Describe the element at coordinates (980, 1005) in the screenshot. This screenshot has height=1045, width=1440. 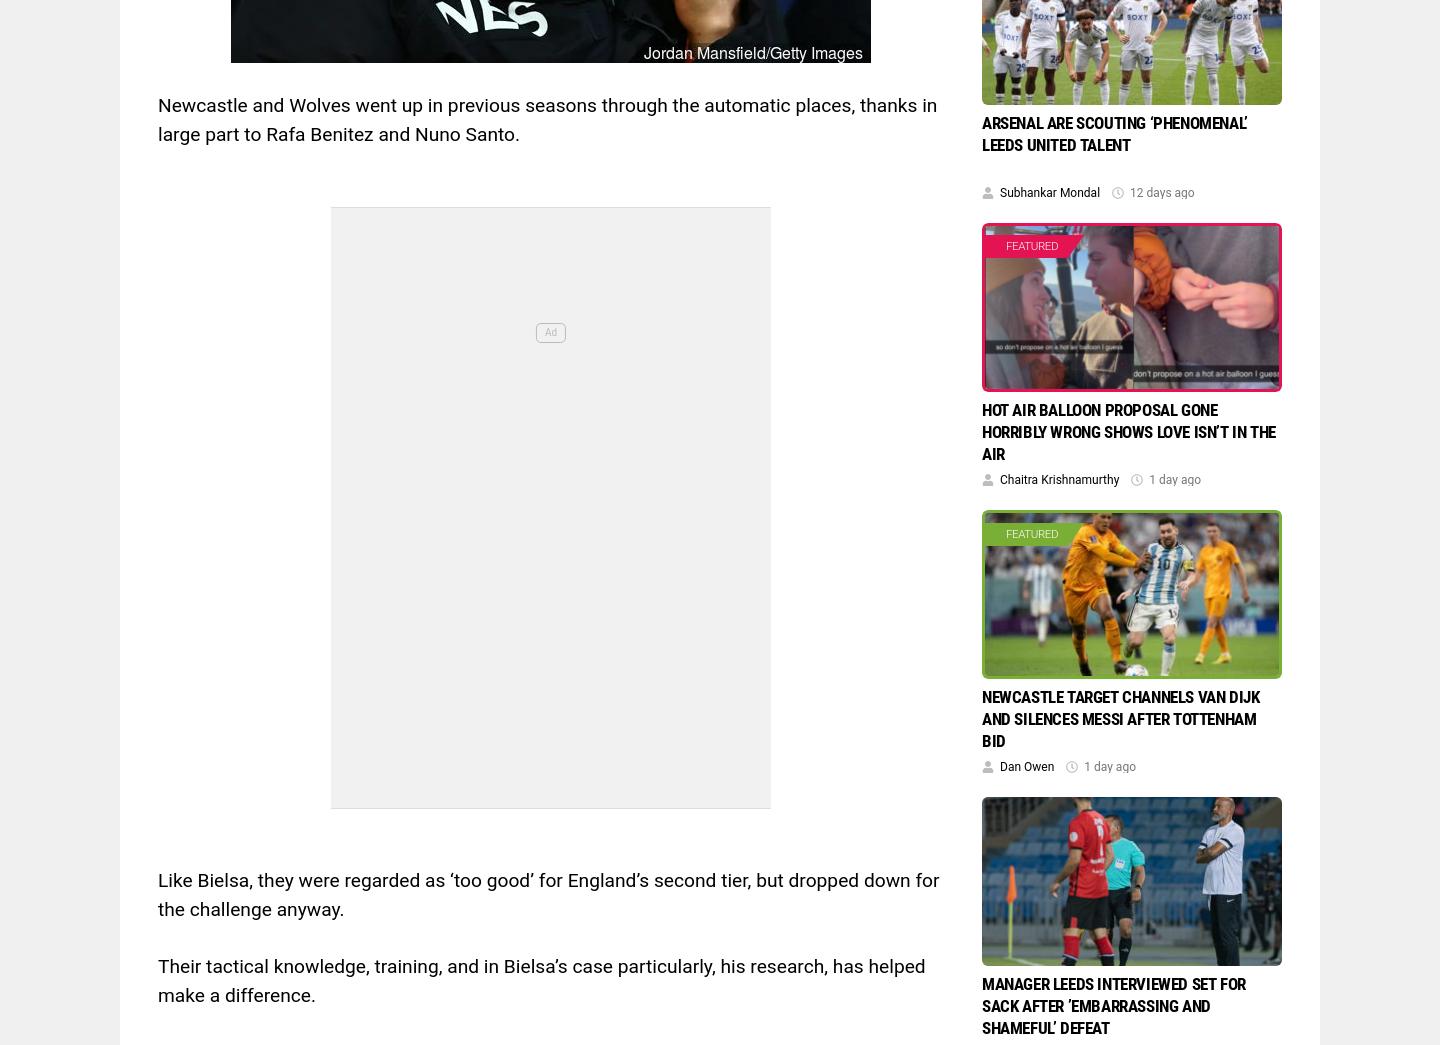
I see `'Manager Leeds interviewed set for sack after ’embarrassing and shameful’ defeat'` at that location.